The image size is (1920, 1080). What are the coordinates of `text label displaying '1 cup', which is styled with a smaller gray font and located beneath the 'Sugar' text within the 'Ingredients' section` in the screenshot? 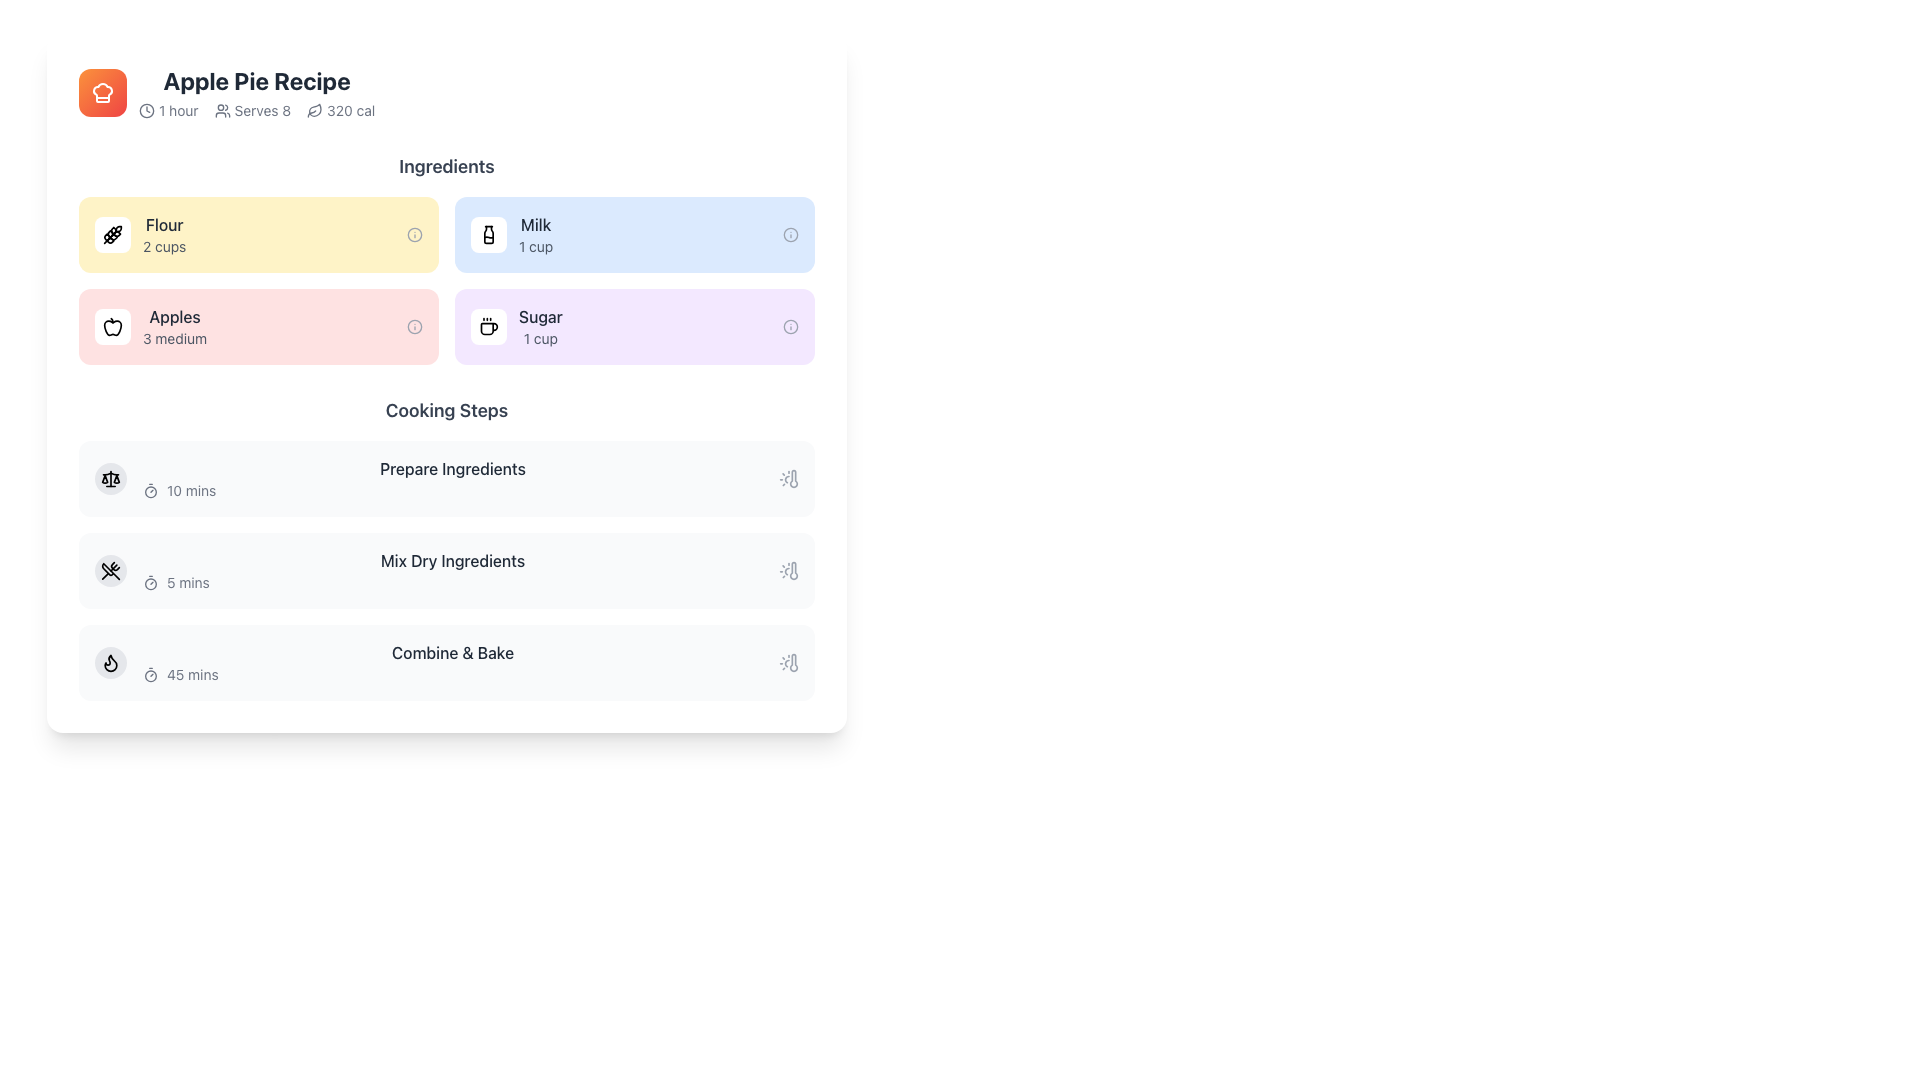 It's located at (540, 338).